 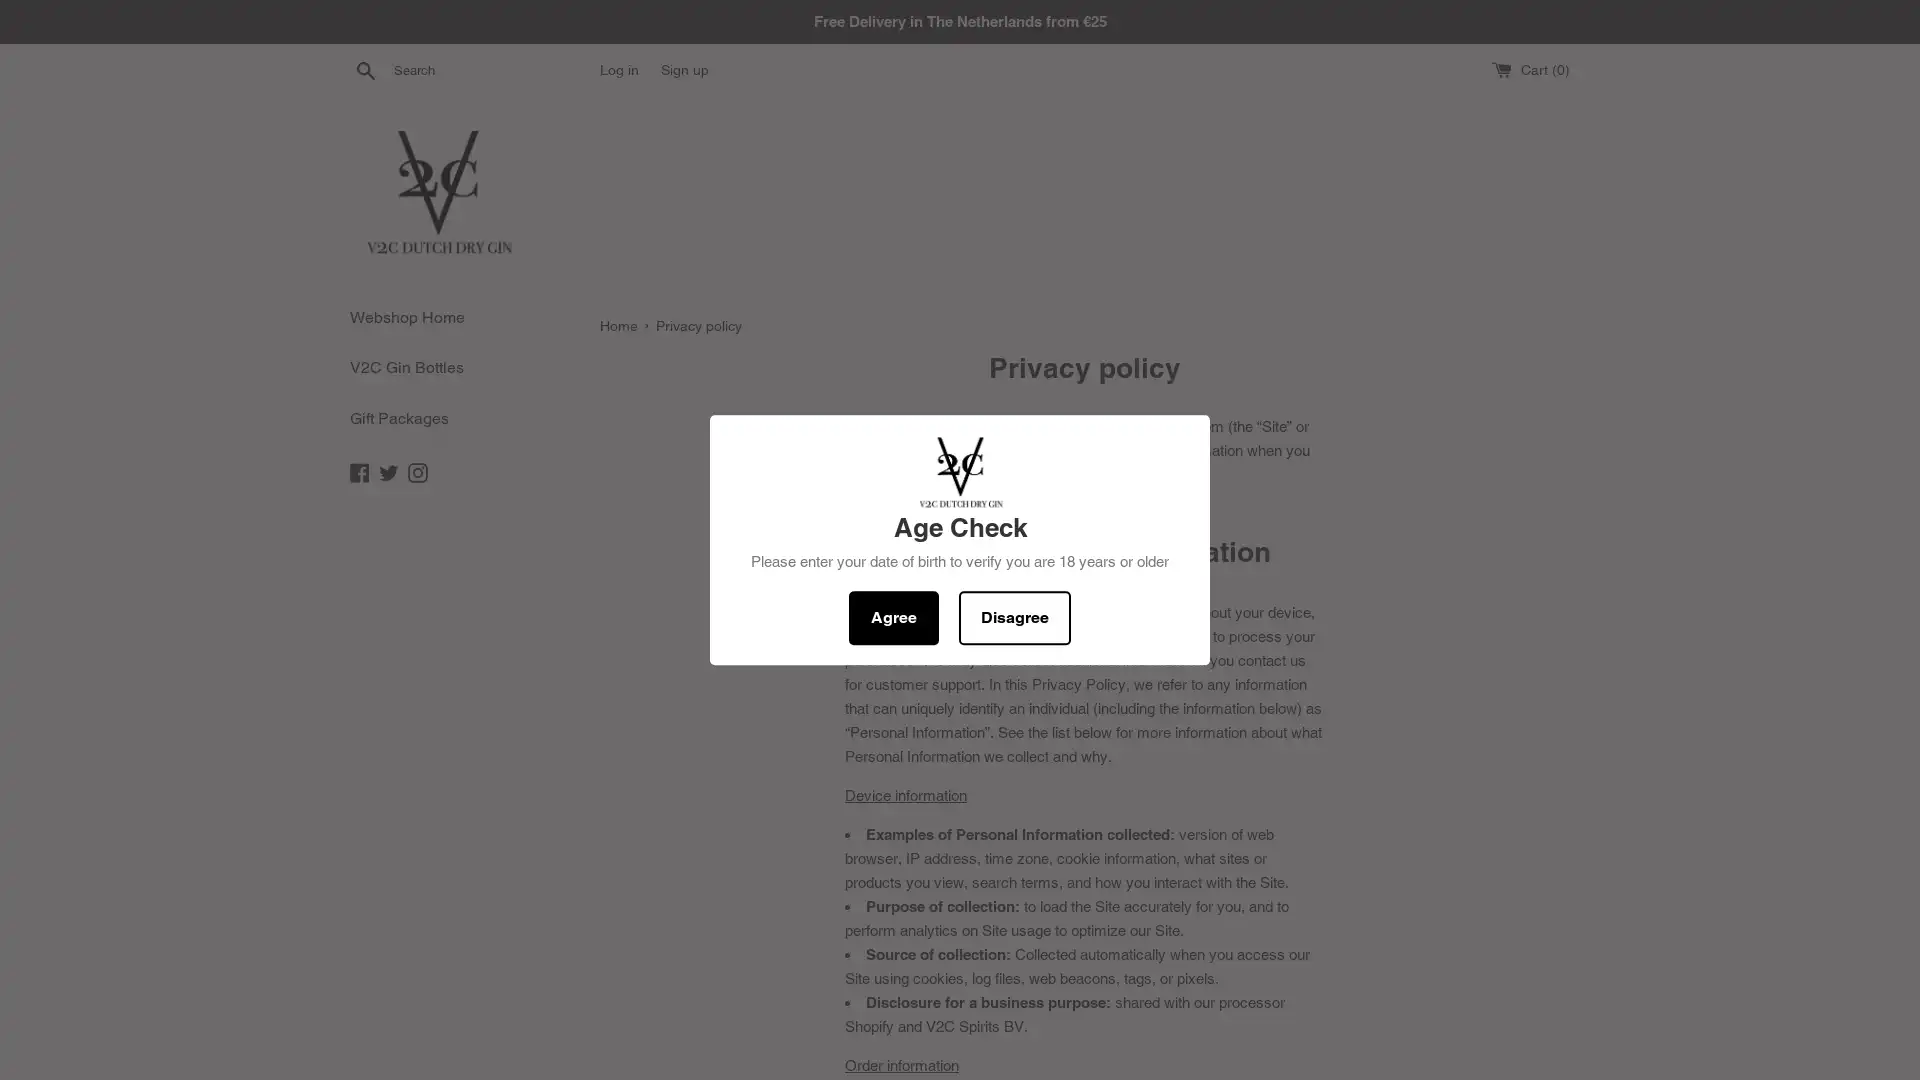 I want to click on Agree, so click(x=892, y=616).